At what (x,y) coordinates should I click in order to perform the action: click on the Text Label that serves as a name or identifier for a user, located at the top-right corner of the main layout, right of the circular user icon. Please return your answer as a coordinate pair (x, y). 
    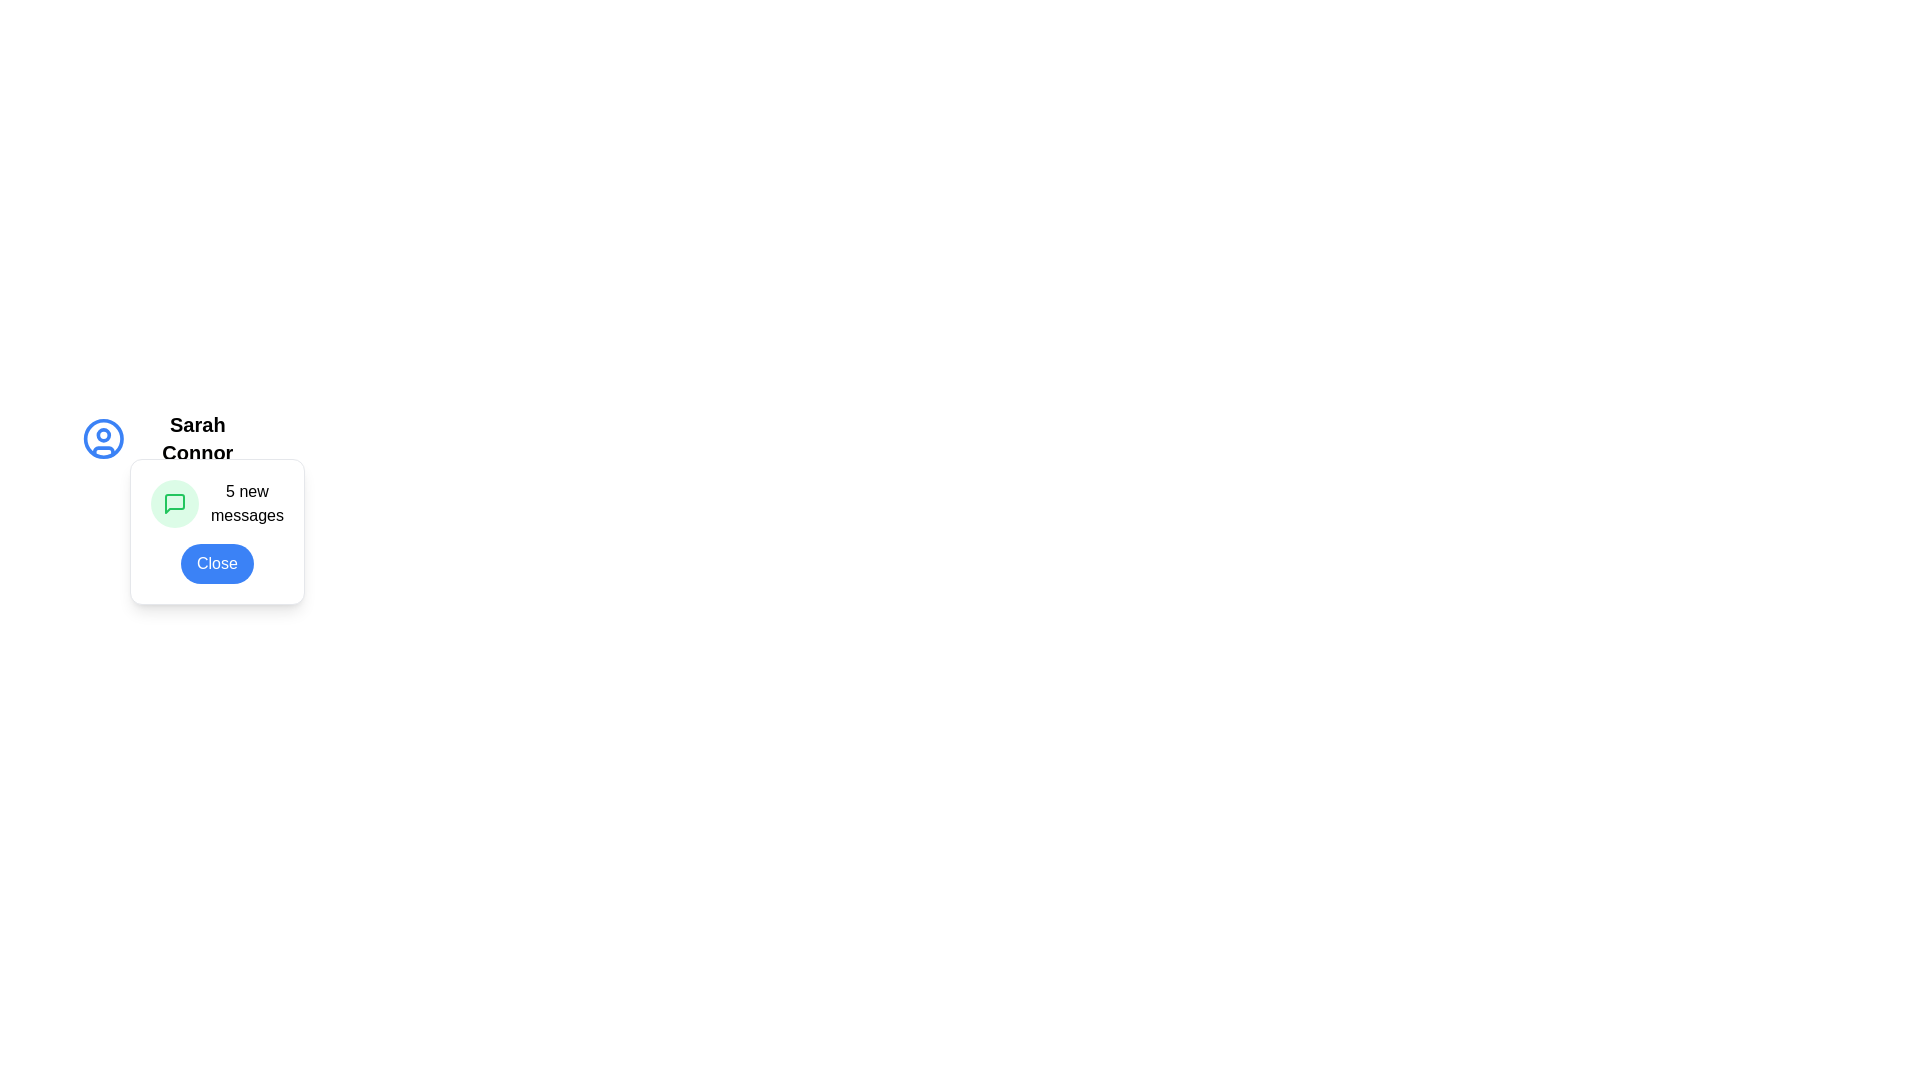
    Looking at the image, I should click on (197, 438).